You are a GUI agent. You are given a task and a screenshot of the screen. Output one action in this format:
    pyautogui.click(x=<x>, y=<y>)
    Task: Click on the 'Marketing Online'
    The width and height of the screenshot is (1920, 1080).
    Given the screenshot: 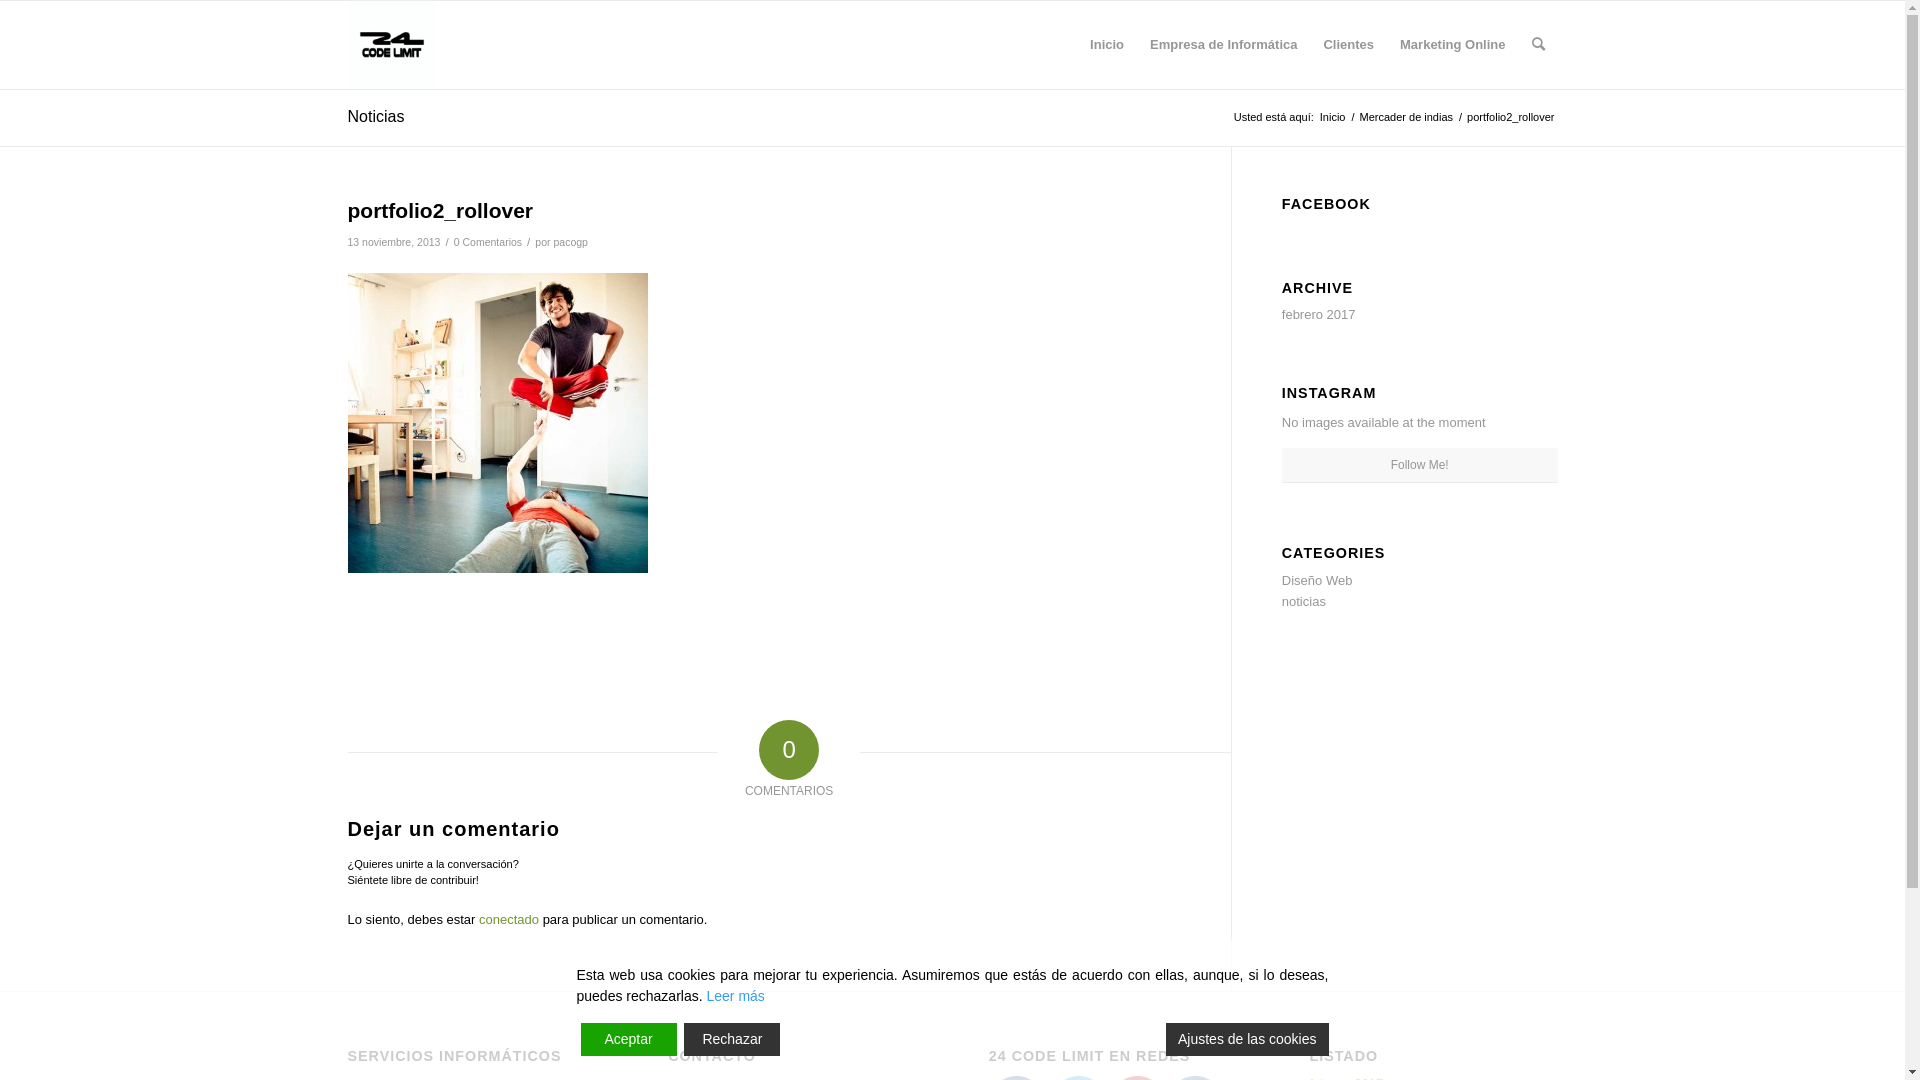 What is the action you would take?
    pyautogui.click(x=1452, y=45)
    